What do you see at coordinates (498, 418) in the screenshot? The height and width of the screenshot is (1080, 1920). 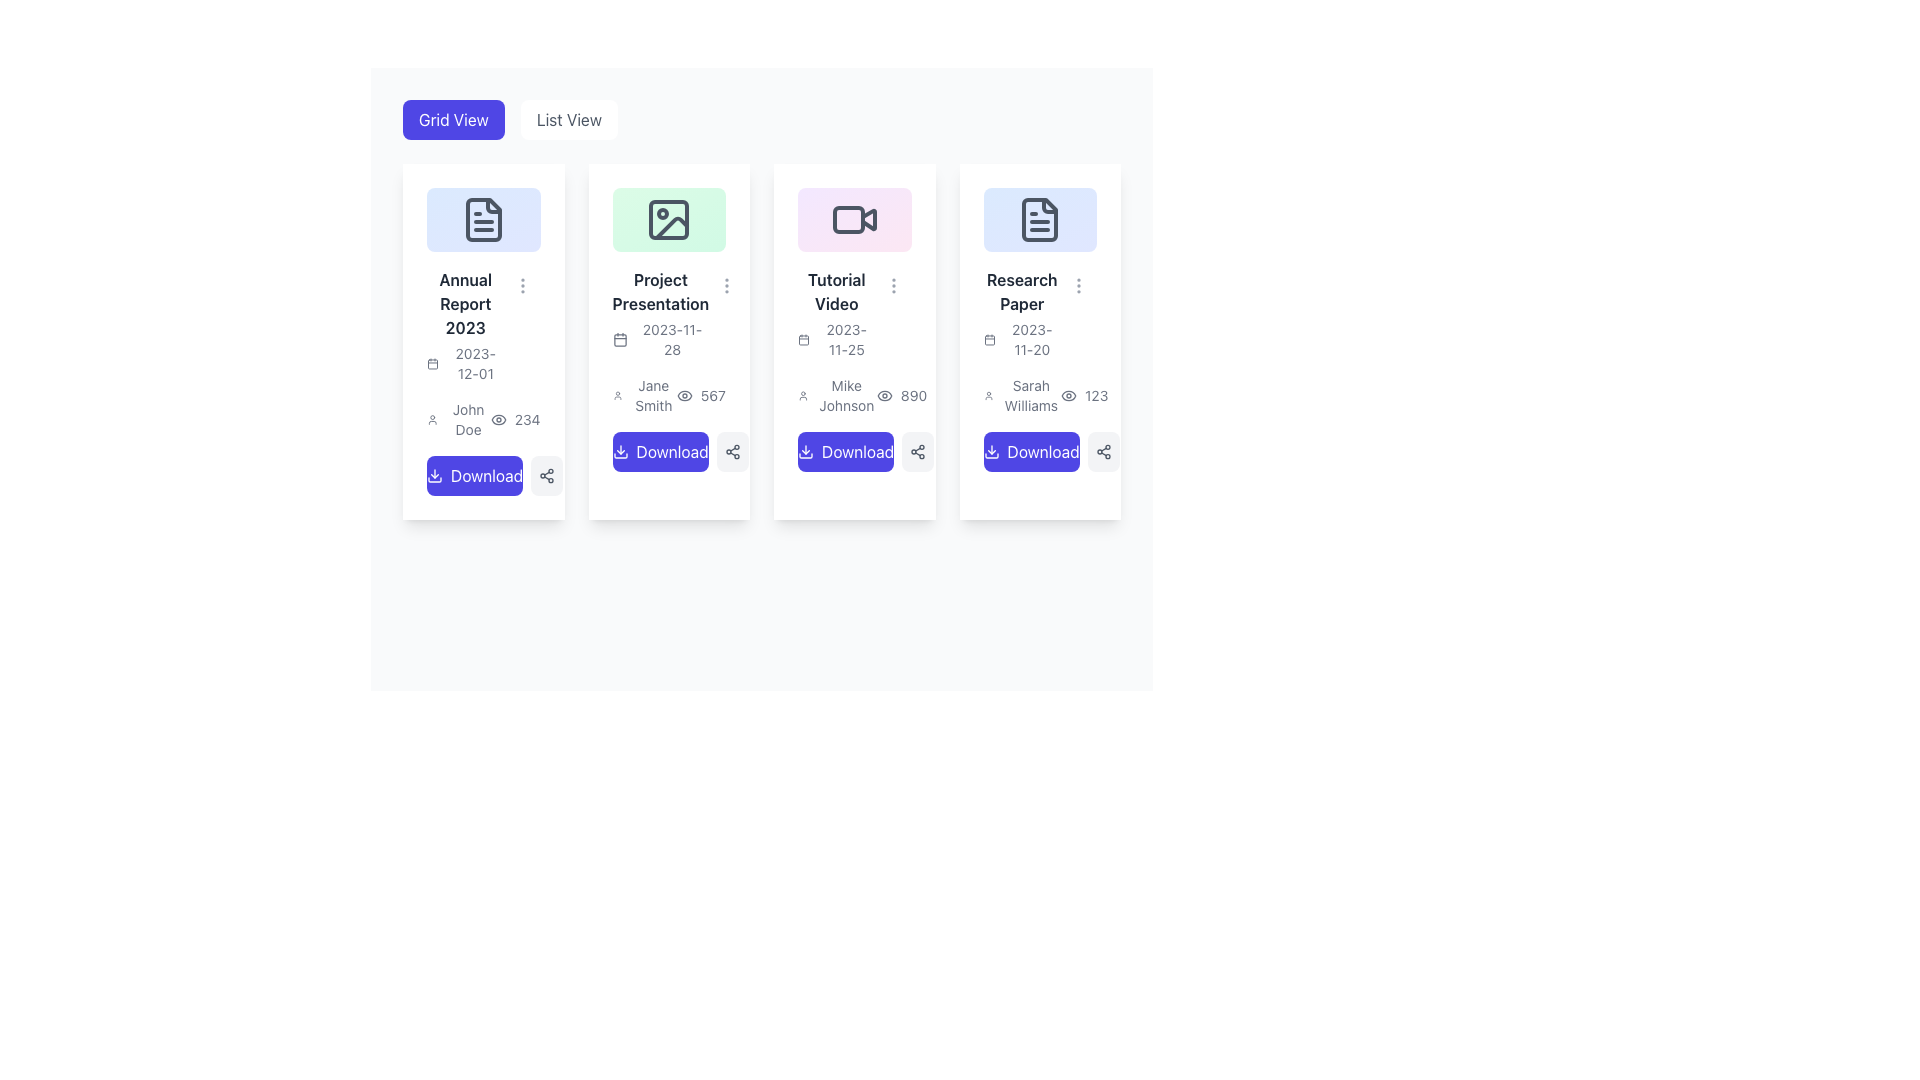 I see `the SVG icon located beneath the text 'John Doe' and to the left of the number '234' in the card titled 'Annual Report 2023'` at bounding box center [498, 418].